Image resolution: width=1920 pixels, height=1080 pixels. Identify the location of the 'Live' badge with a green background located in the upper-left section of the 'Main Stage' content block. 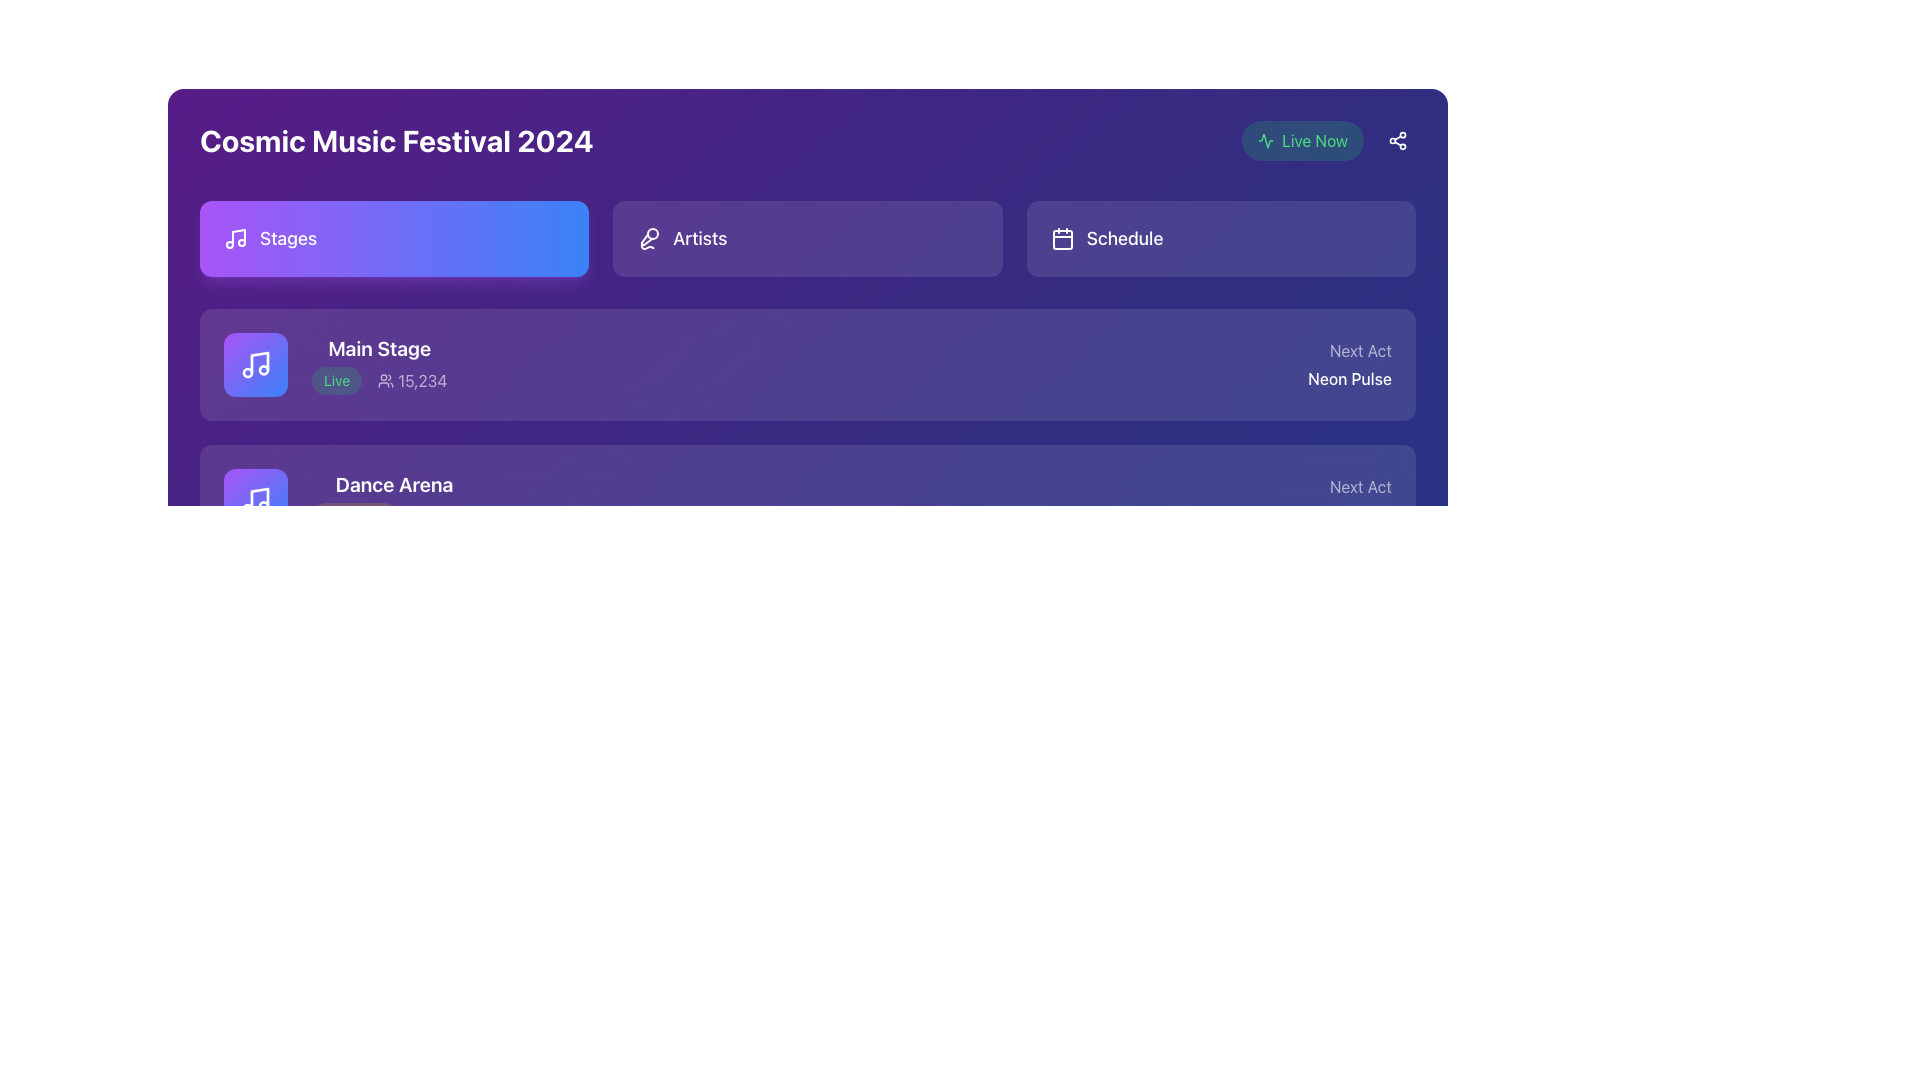
(337, 381).